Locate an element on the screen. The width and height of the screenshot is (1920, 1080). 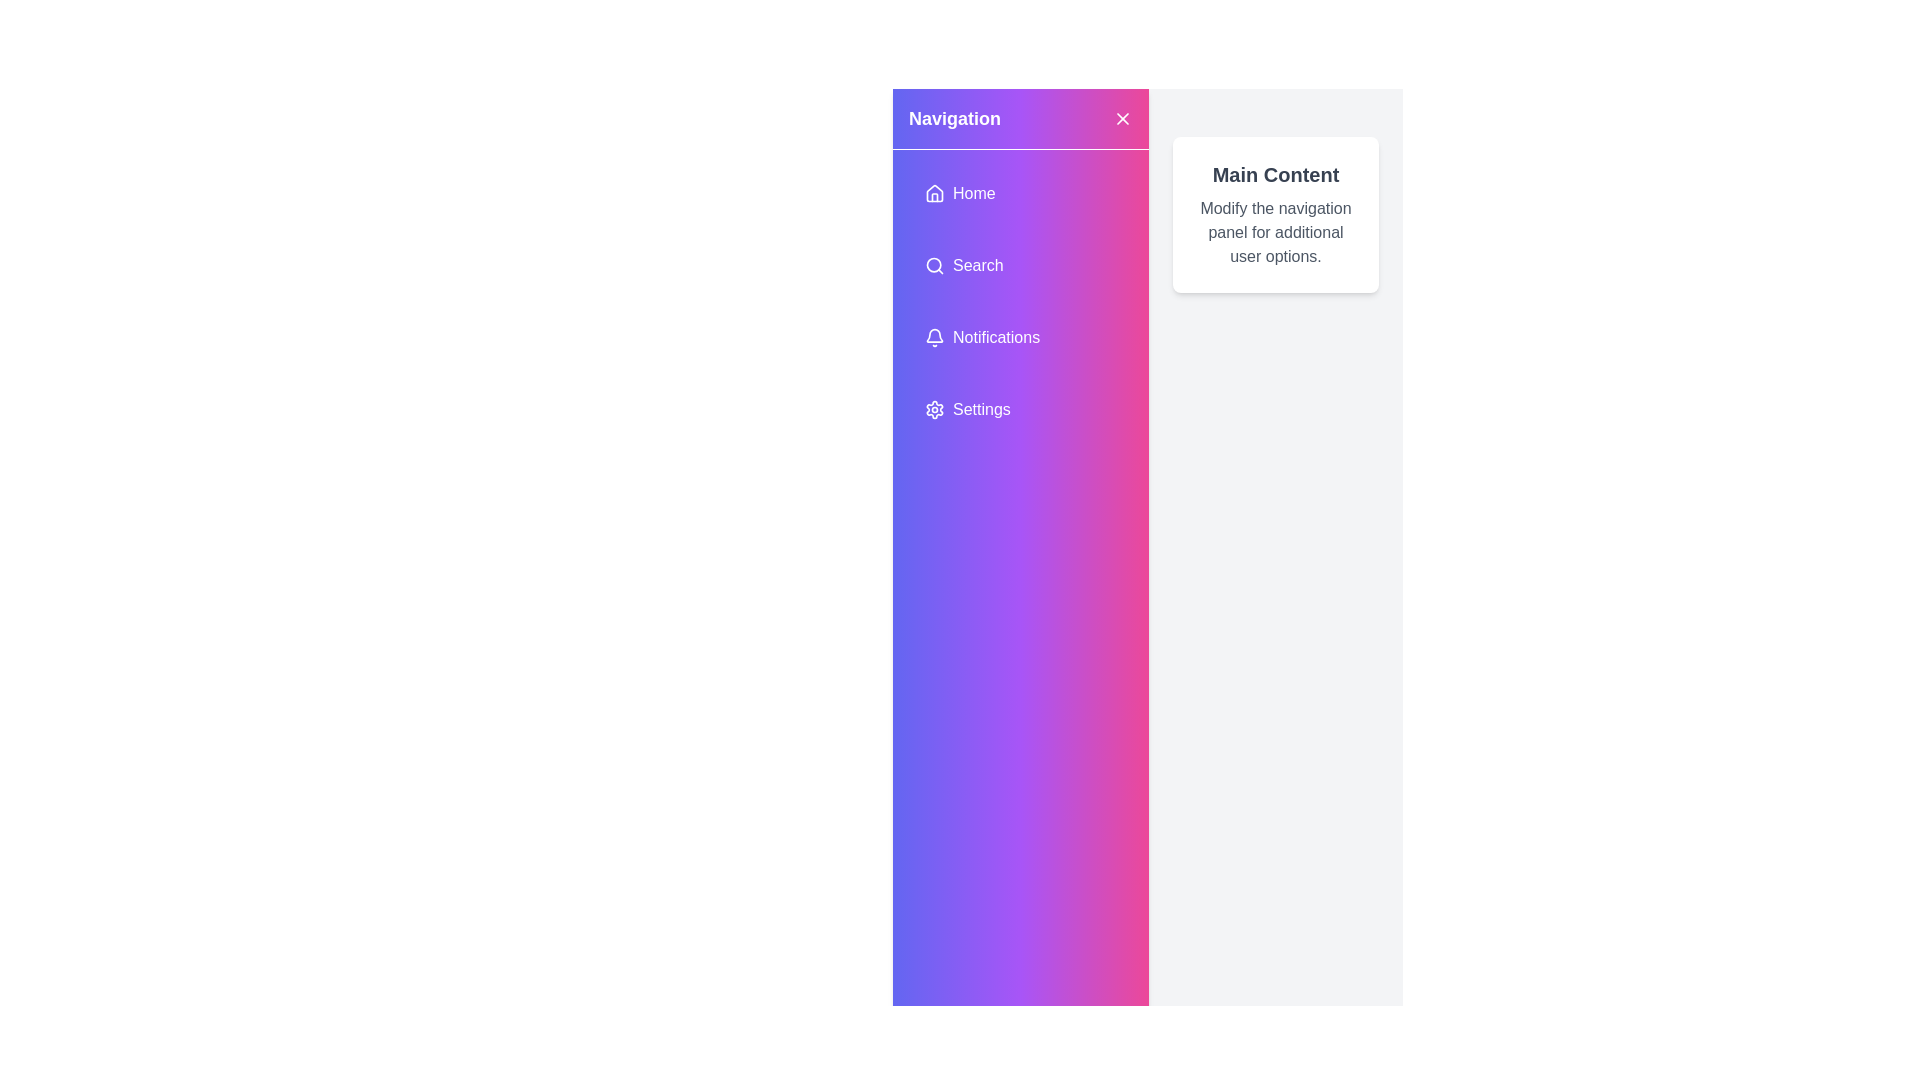
information presented in the Content block element titled 'Main Content' with description text below it is located at coordinates (1275, 215).